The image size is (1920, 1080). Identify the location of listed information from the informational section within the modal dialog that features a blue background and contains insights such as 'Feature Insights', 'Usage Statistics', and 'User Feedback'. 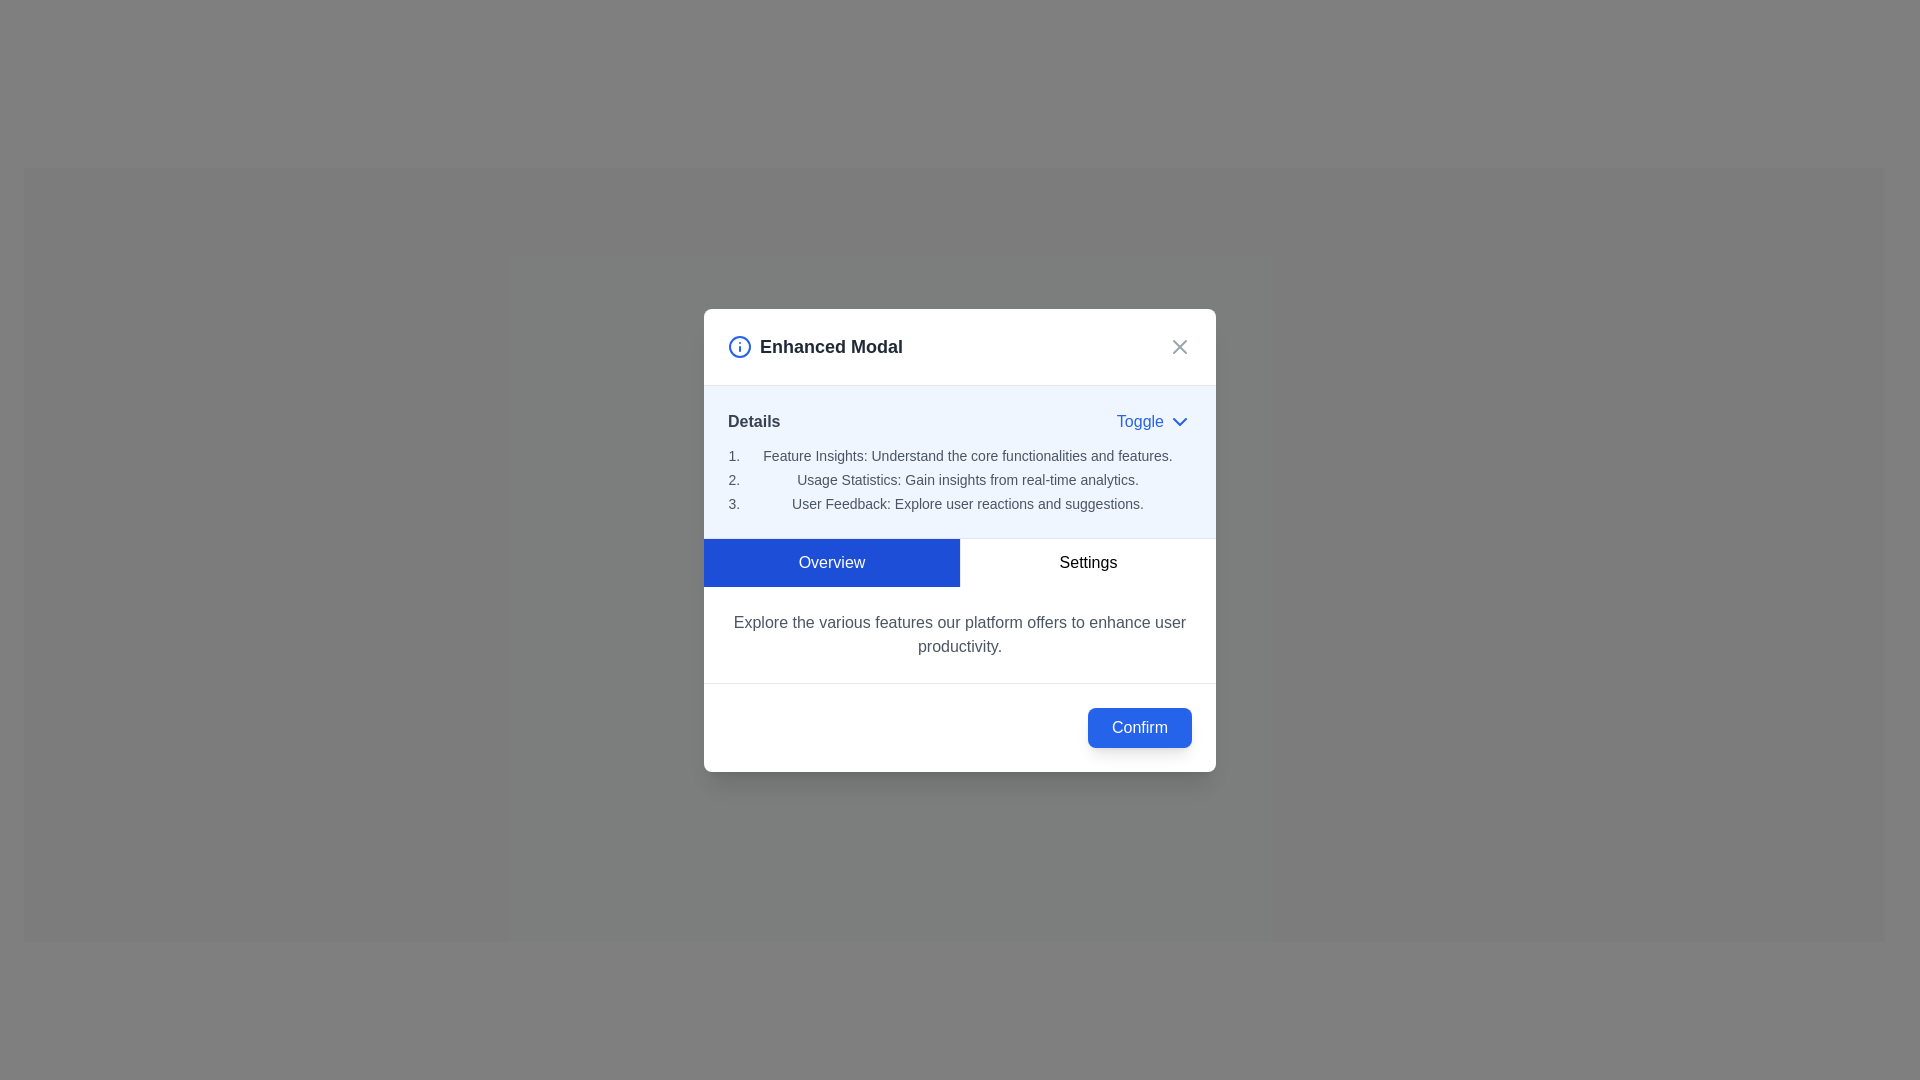
(960, 461).